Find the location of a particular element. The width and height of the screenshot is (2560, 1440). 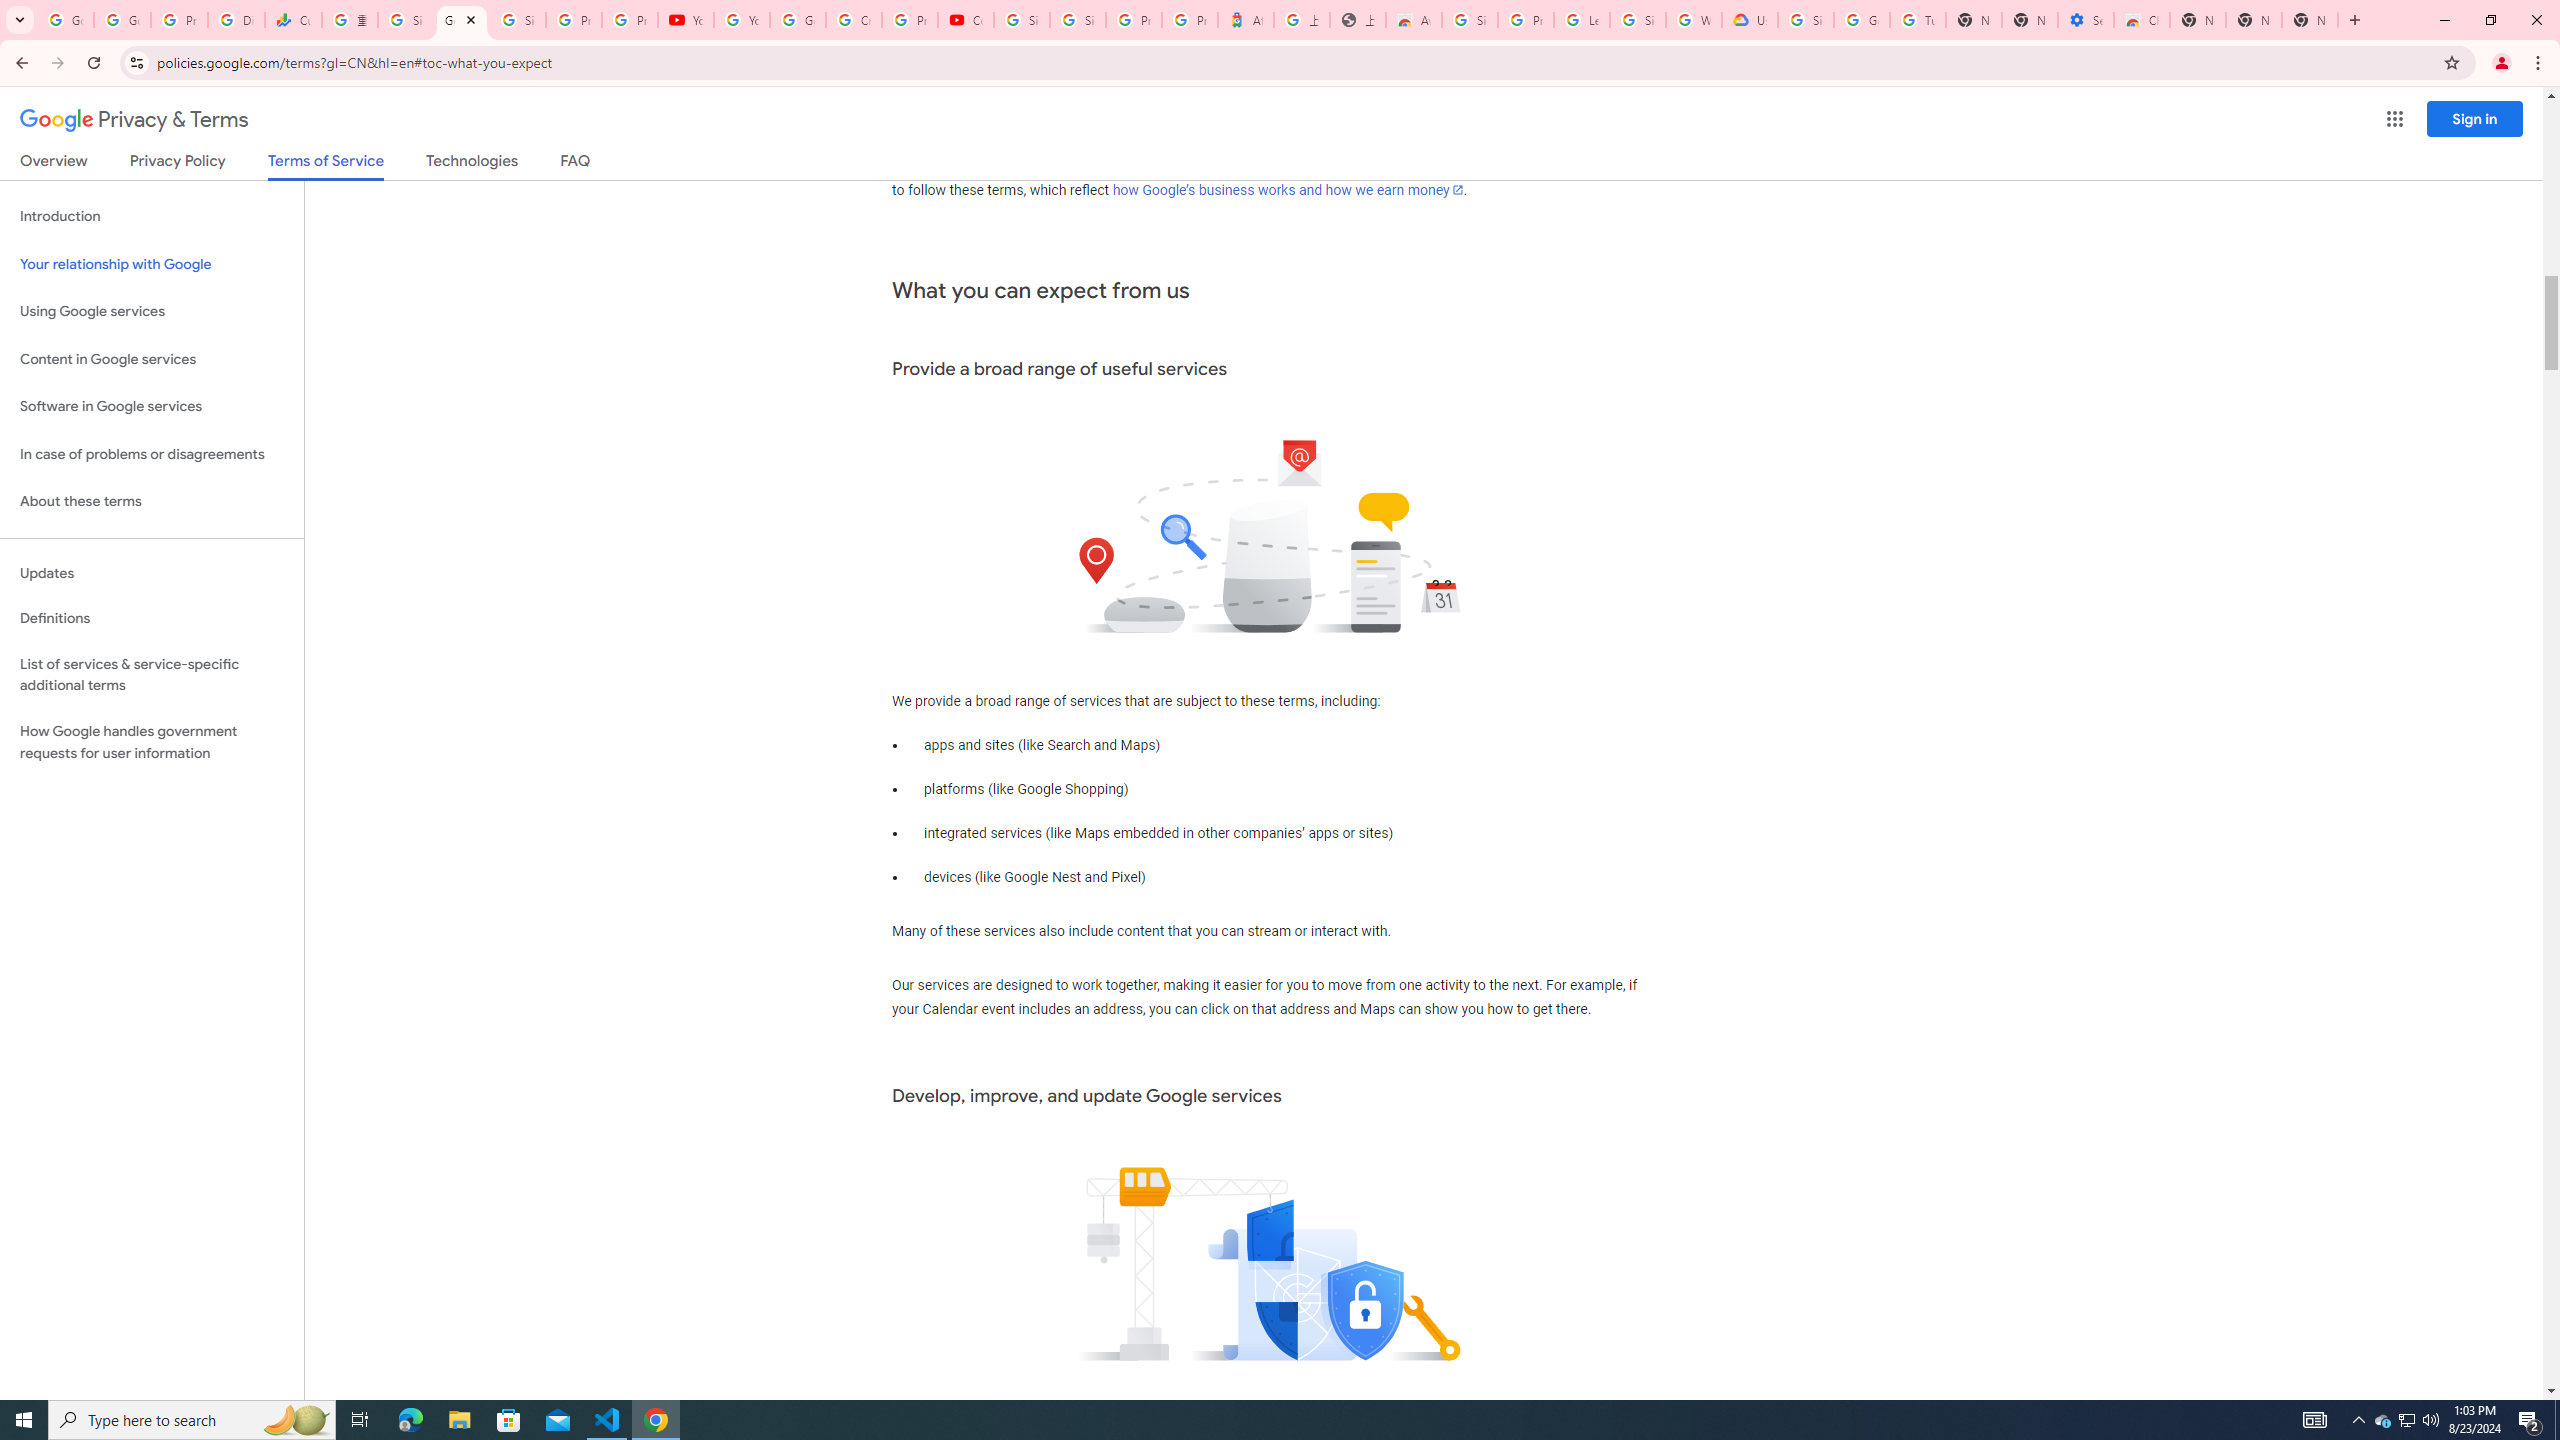

'In case of problems or disagreements' is located at coordinates (151, 455).